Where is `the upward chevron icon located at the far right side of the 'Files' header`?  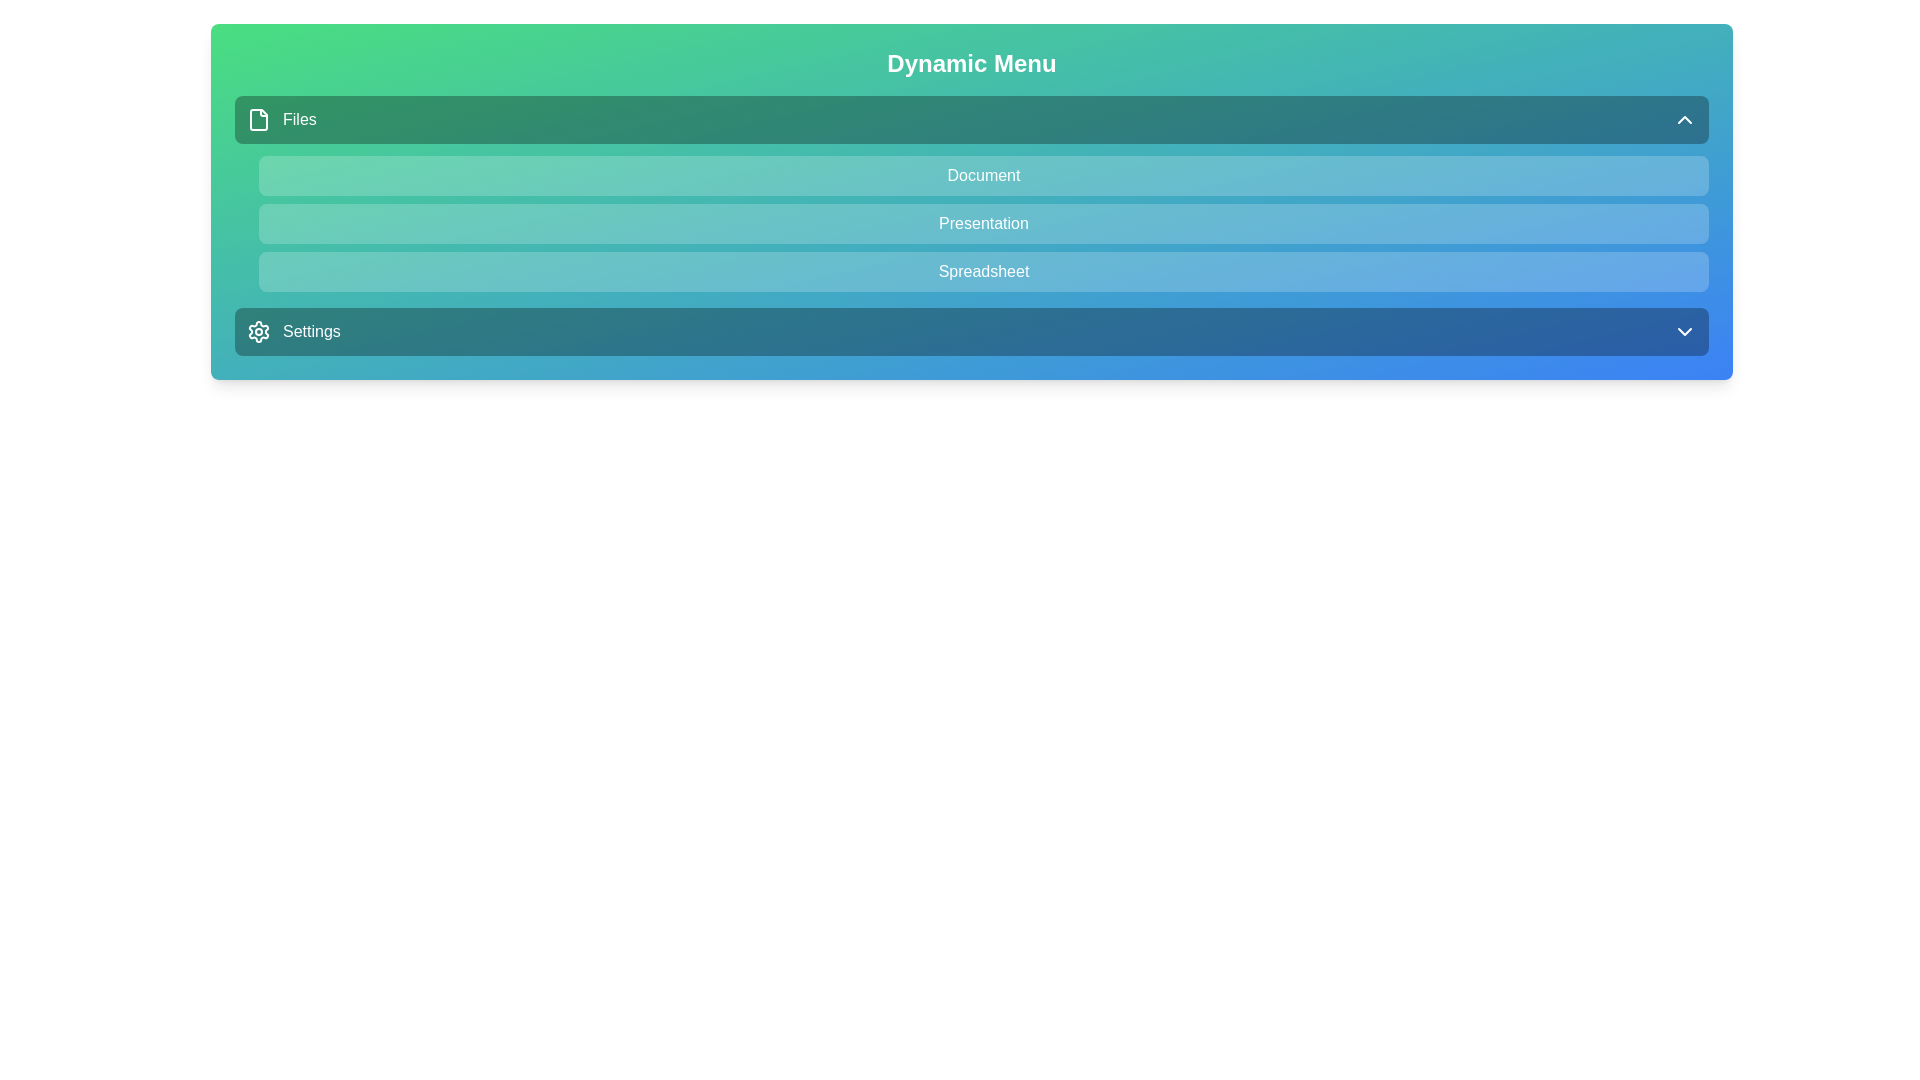
the upward chevron icon located at the far right side of the 'Files' header is located at coordinates (1683, 119).